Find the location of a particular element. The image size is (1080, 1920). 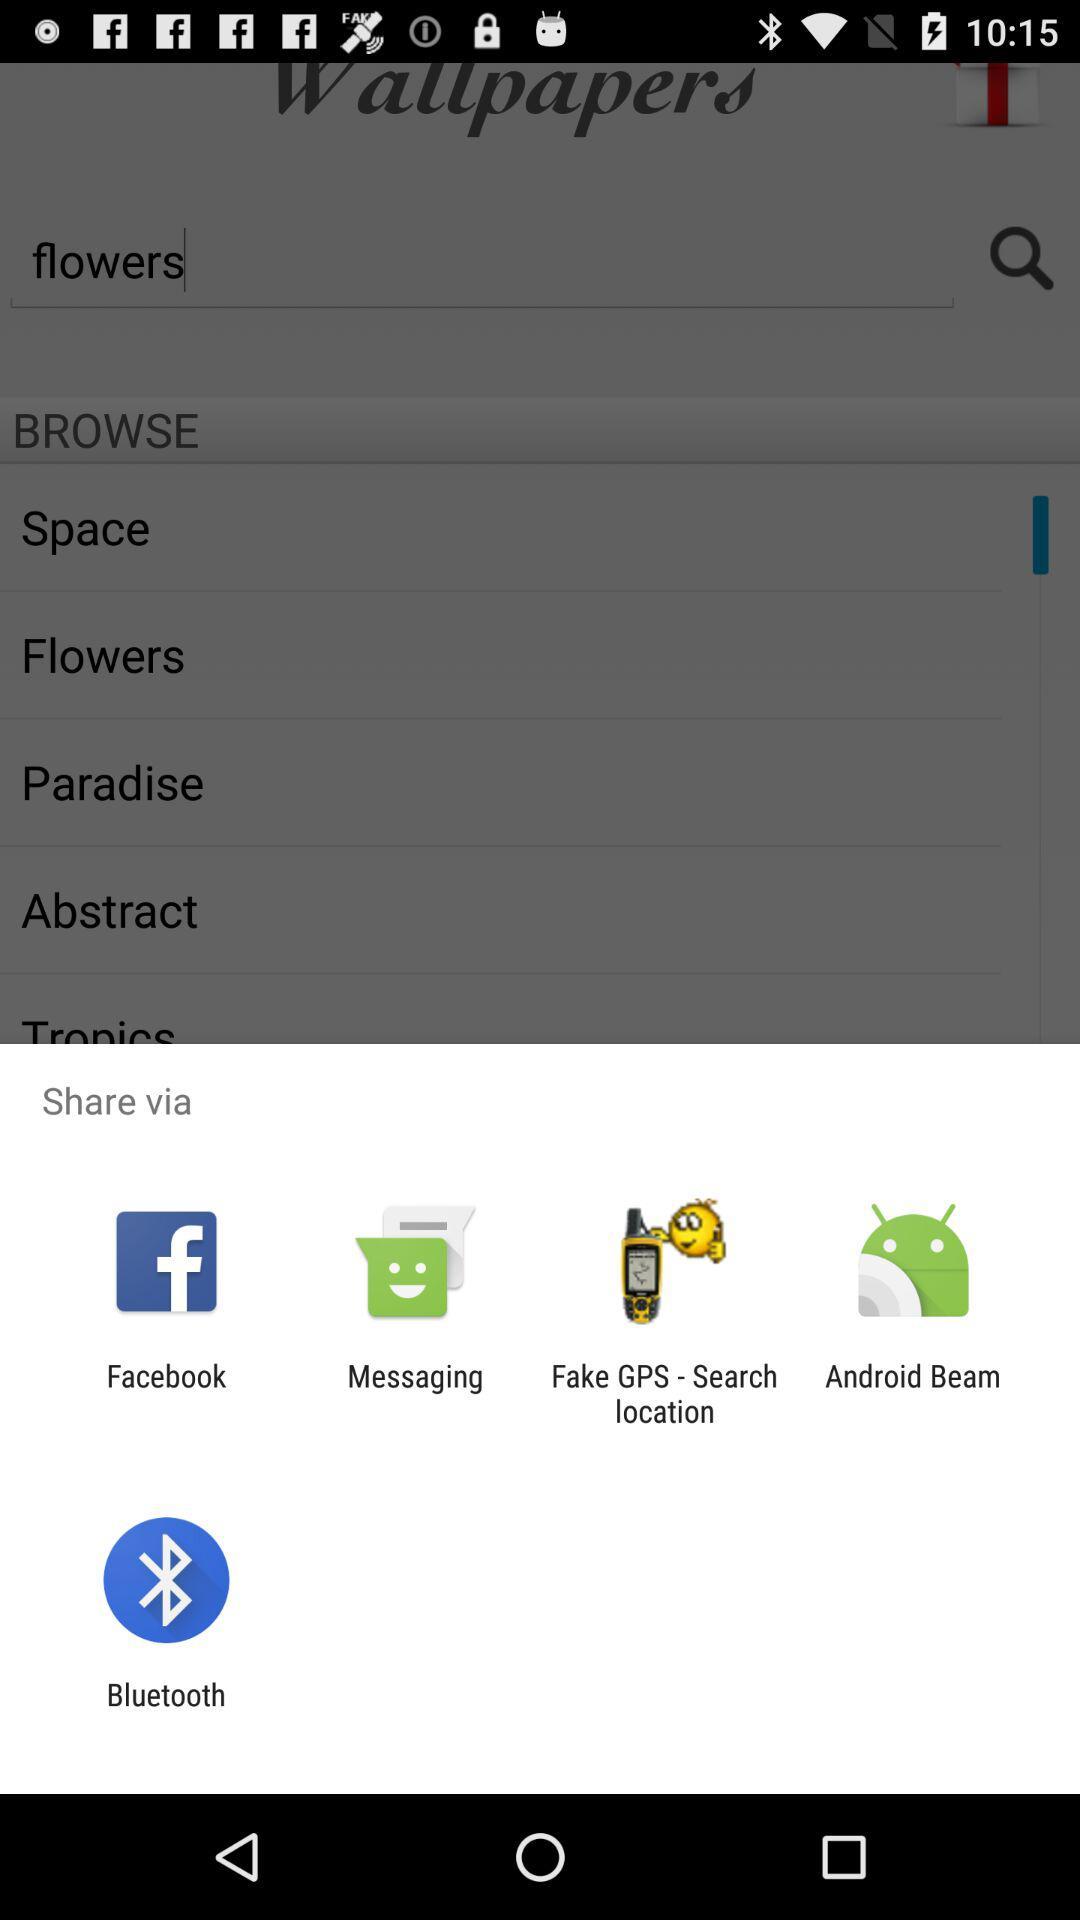

the app next to the android beam icon is located at coordinates (664, 1392).